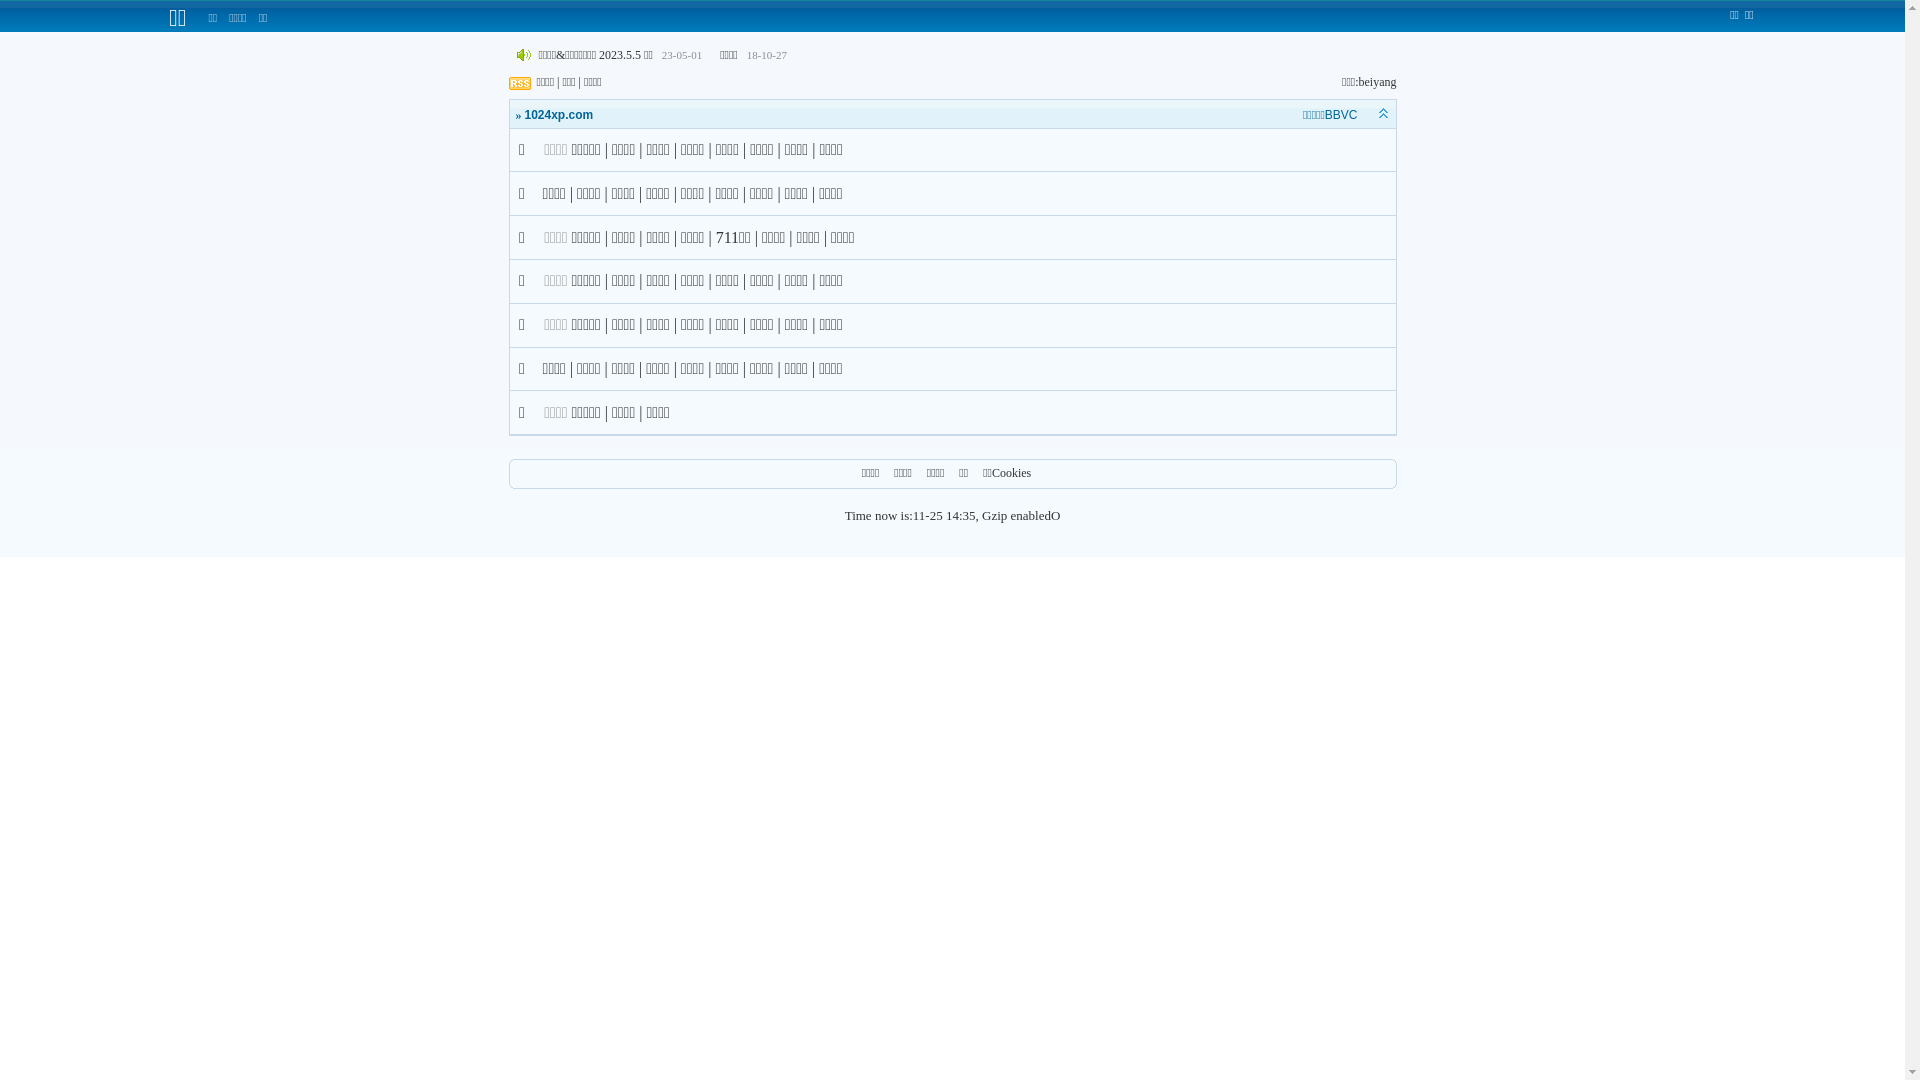 The height and width of the screenshot is (1080, 1920). Describe the element at coordinates (1376, 80) in the screenshot. I see `'beiyang'` at that location.